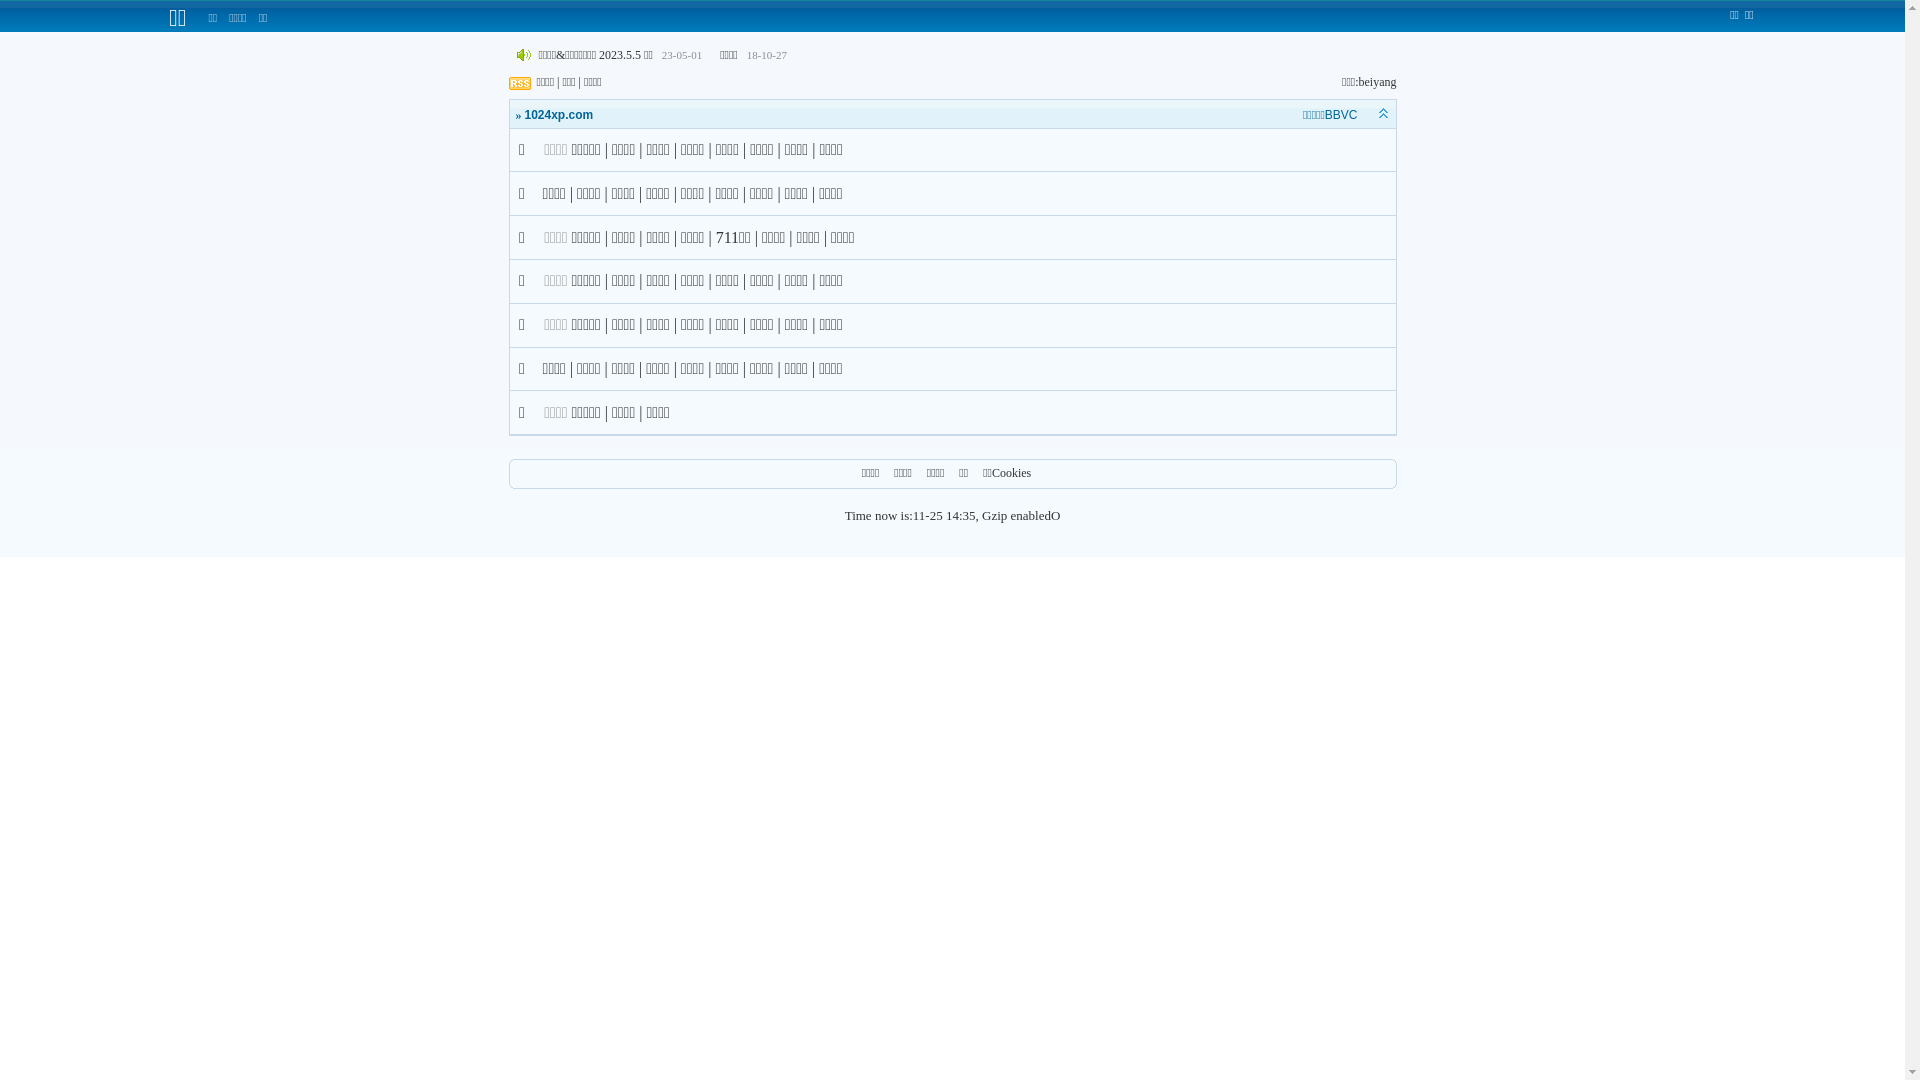 The height and width of the screenshot is (1080, 1920). Describe the element at coordinates (1376, 80) in the screenshot. I see `'beiyang'` at that location.